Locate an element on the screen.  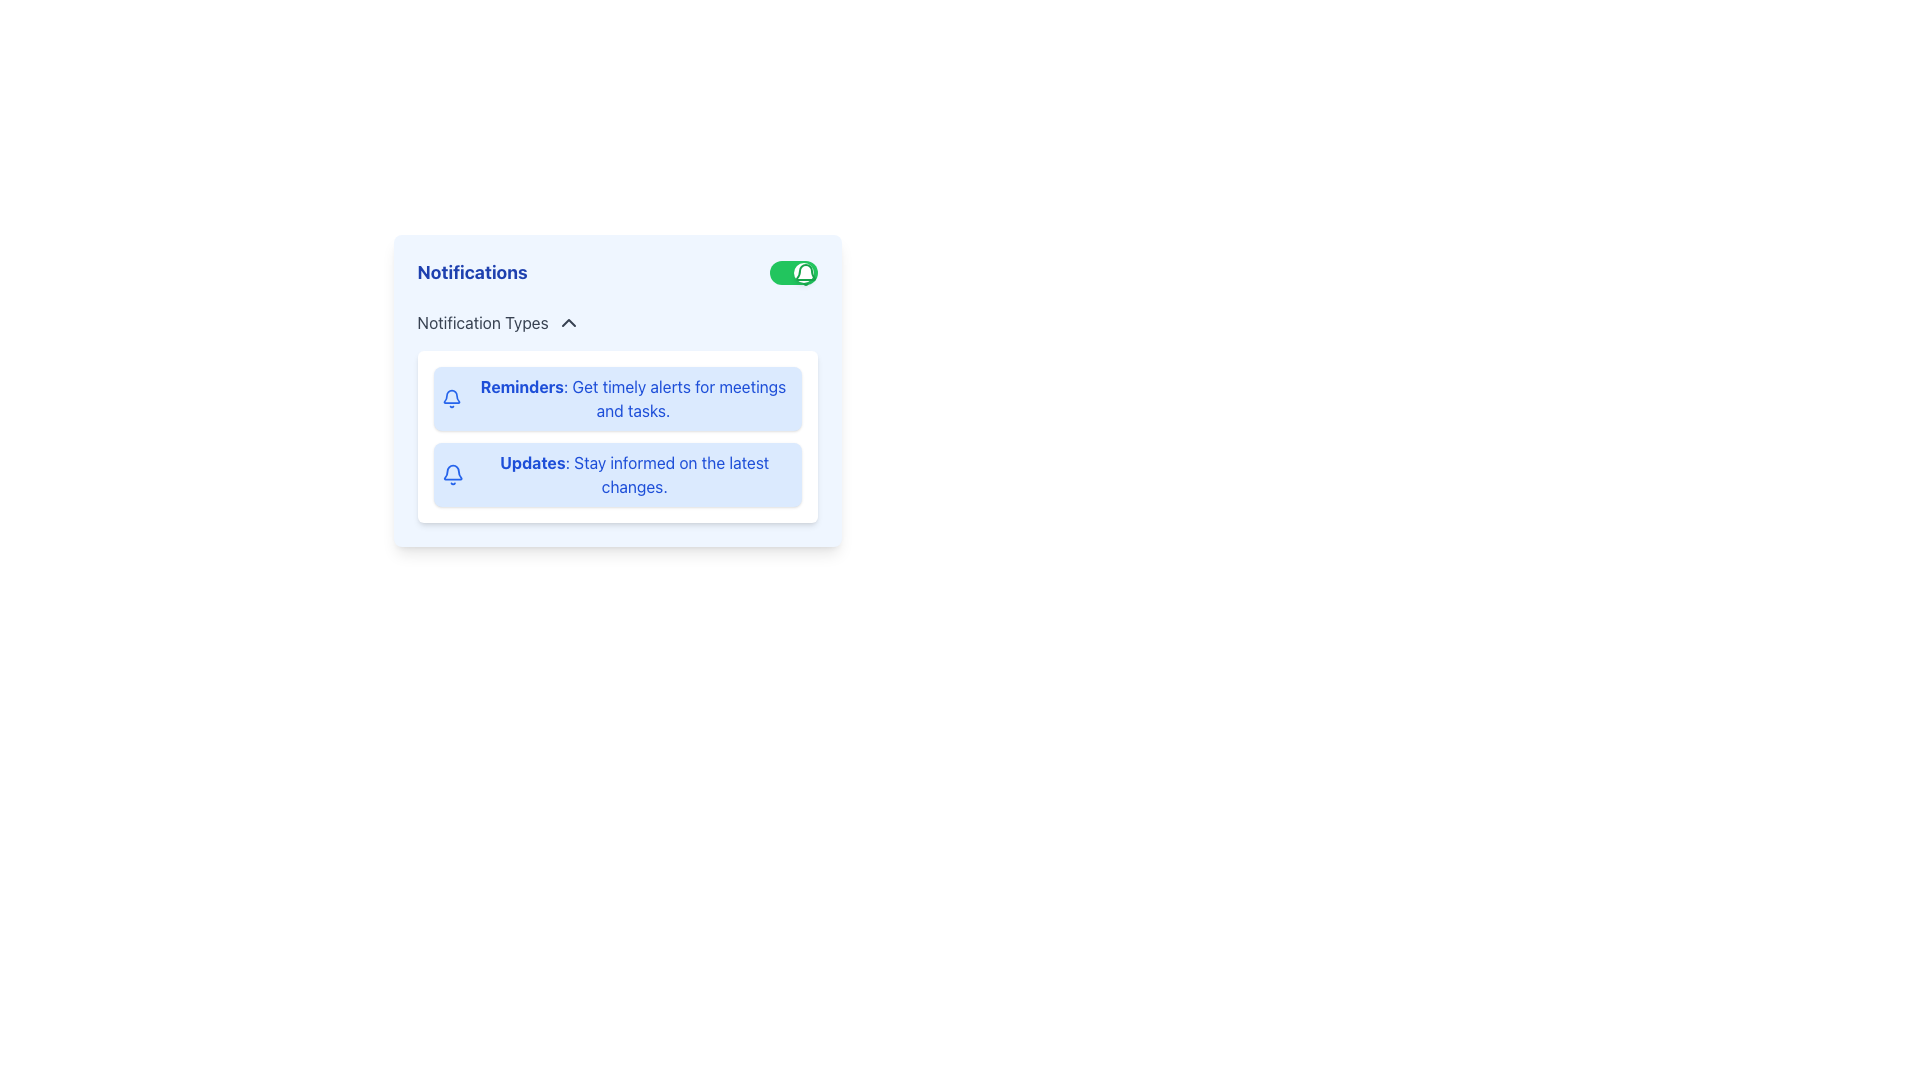
the chevron-up arrow icon located to the right of the 'Notification Types' text is located at coordinates (567, 322).